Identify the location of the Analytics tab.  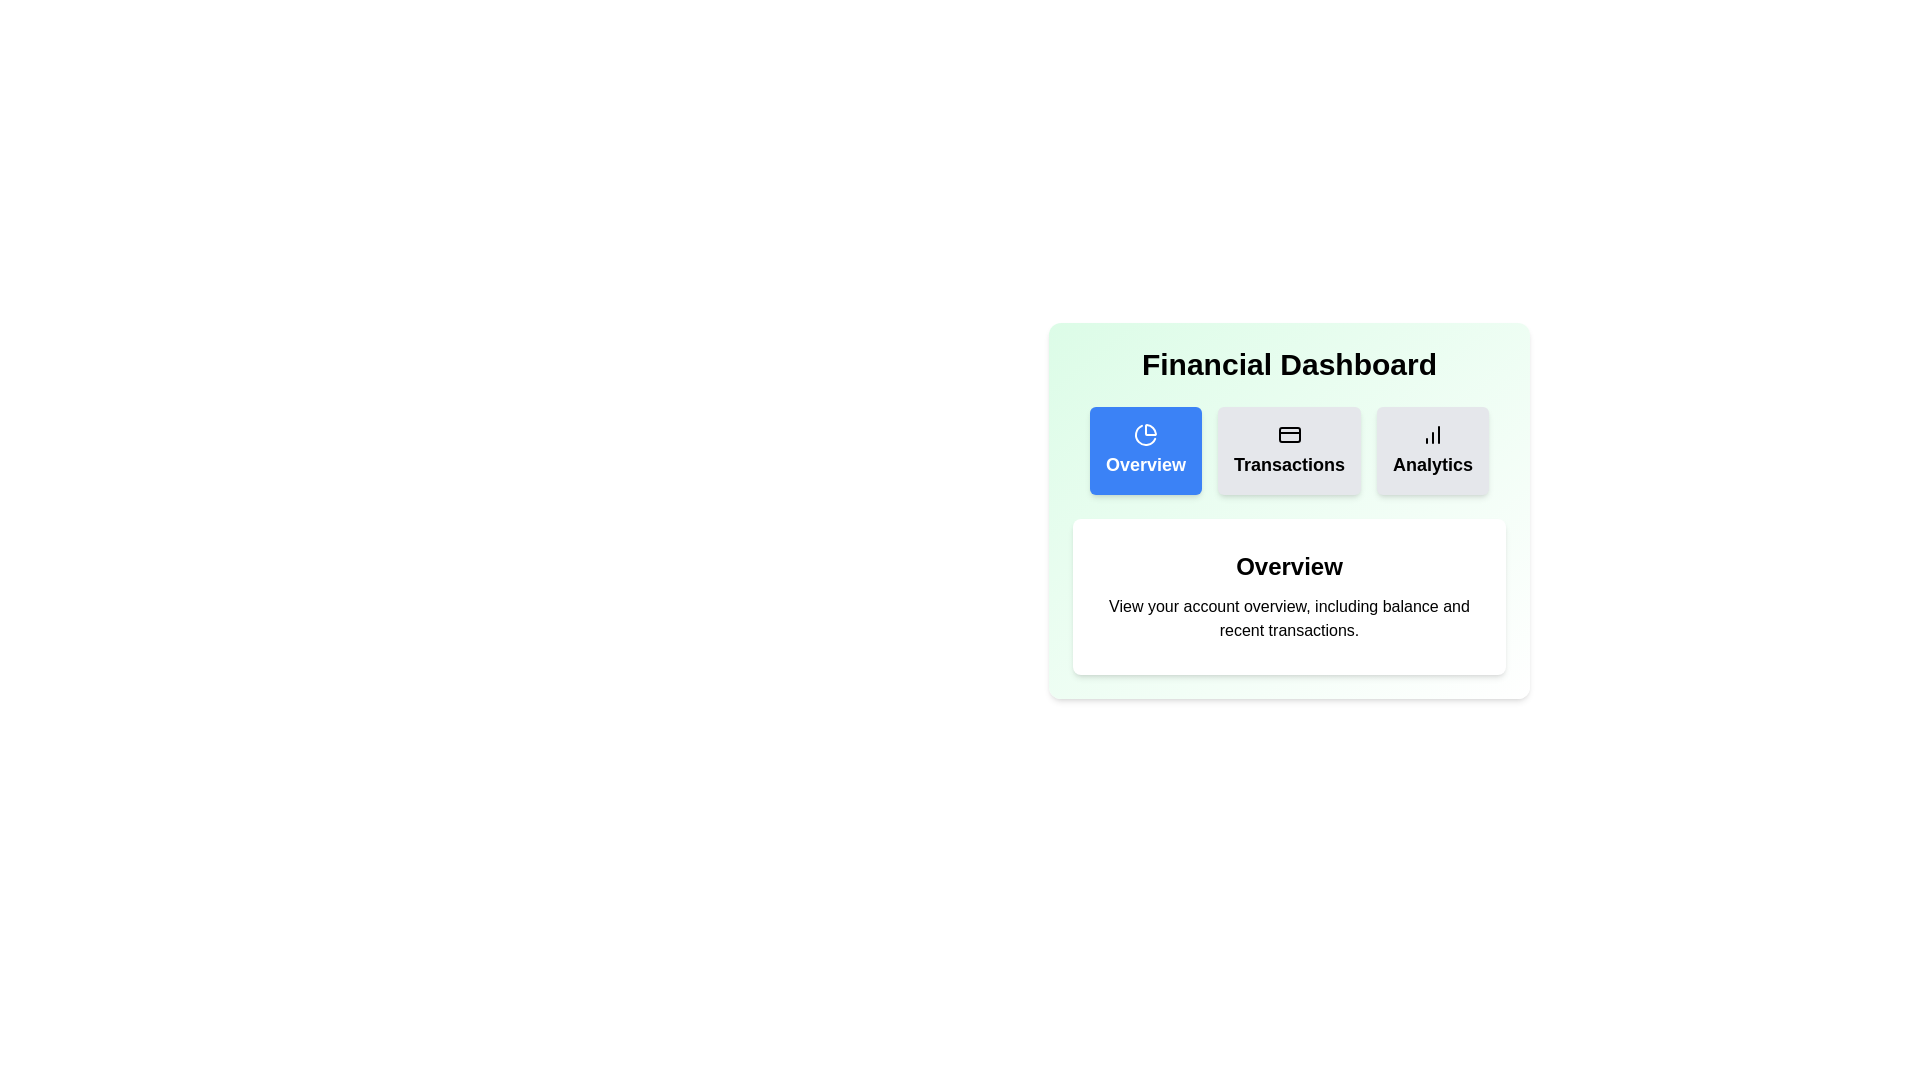
(1432, 451).